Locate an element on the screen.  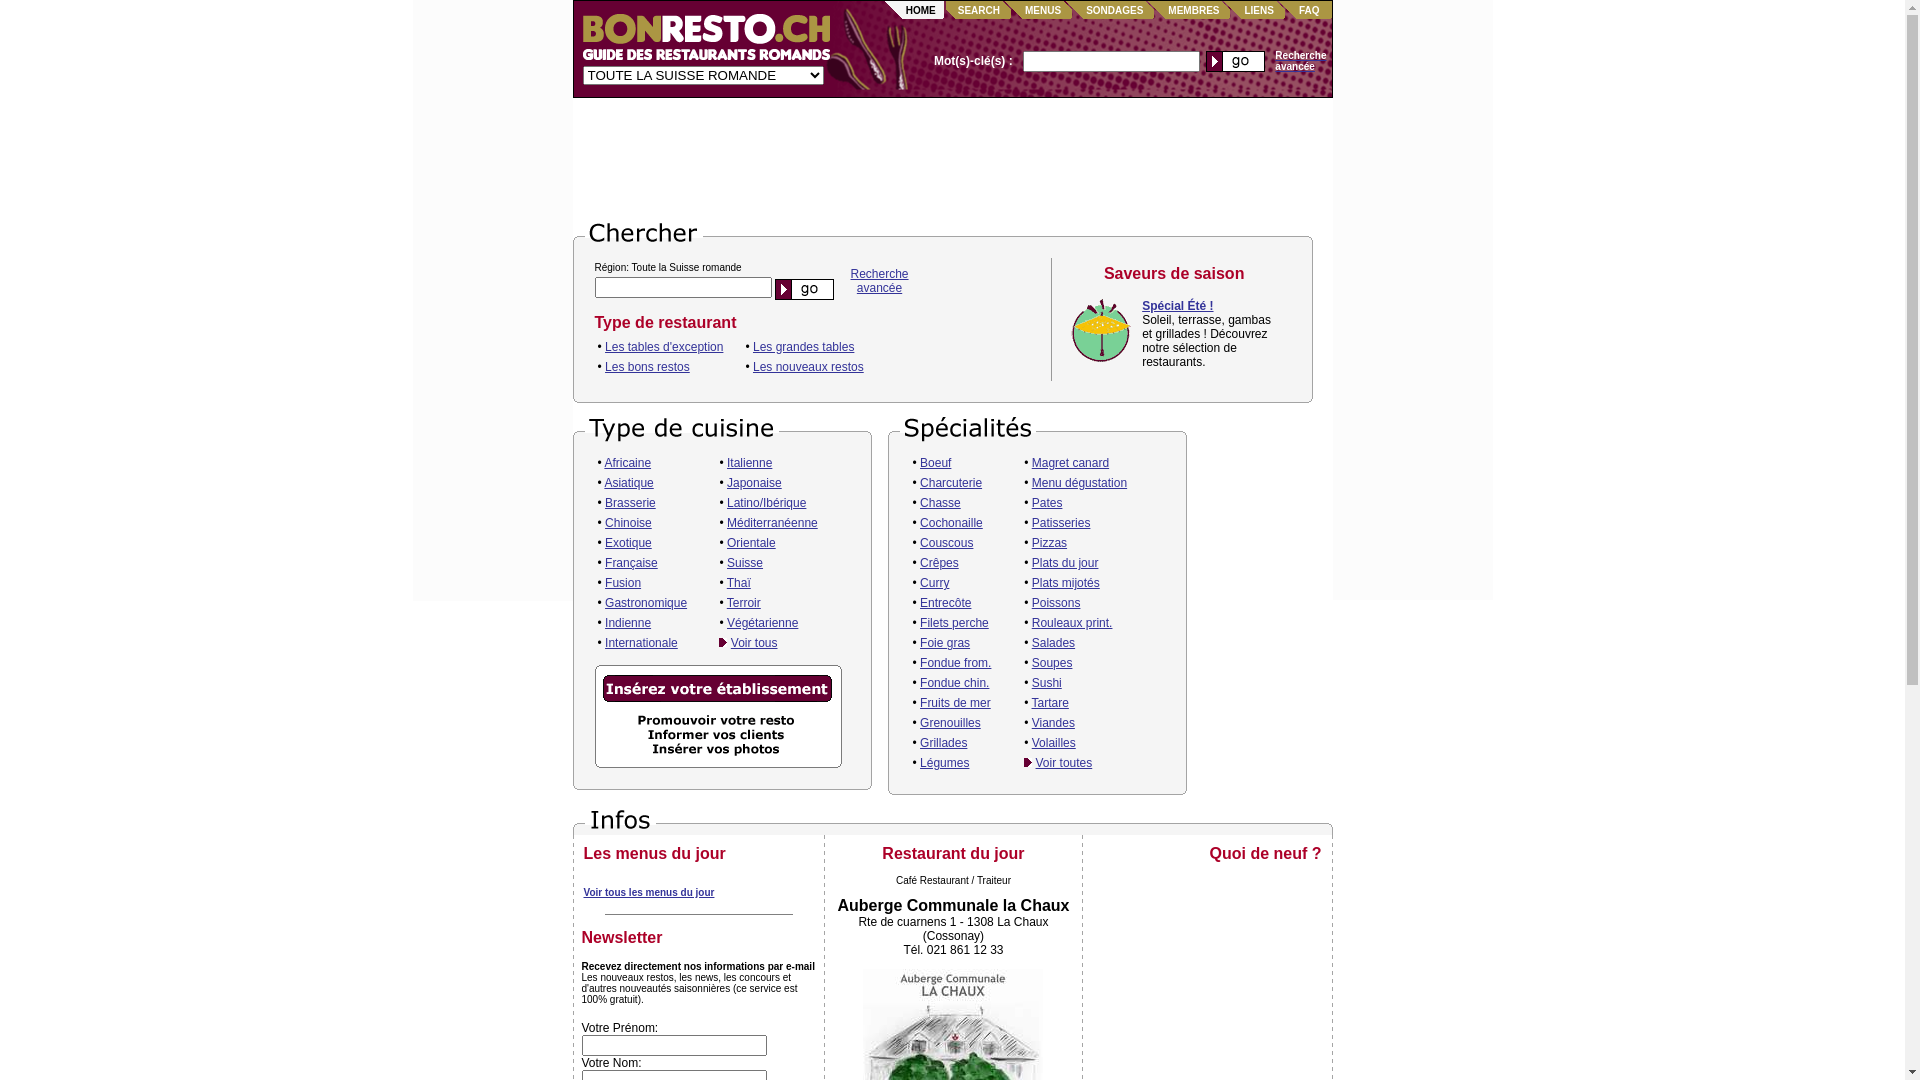
'MENUS' is located at coordinates (1025, 9).